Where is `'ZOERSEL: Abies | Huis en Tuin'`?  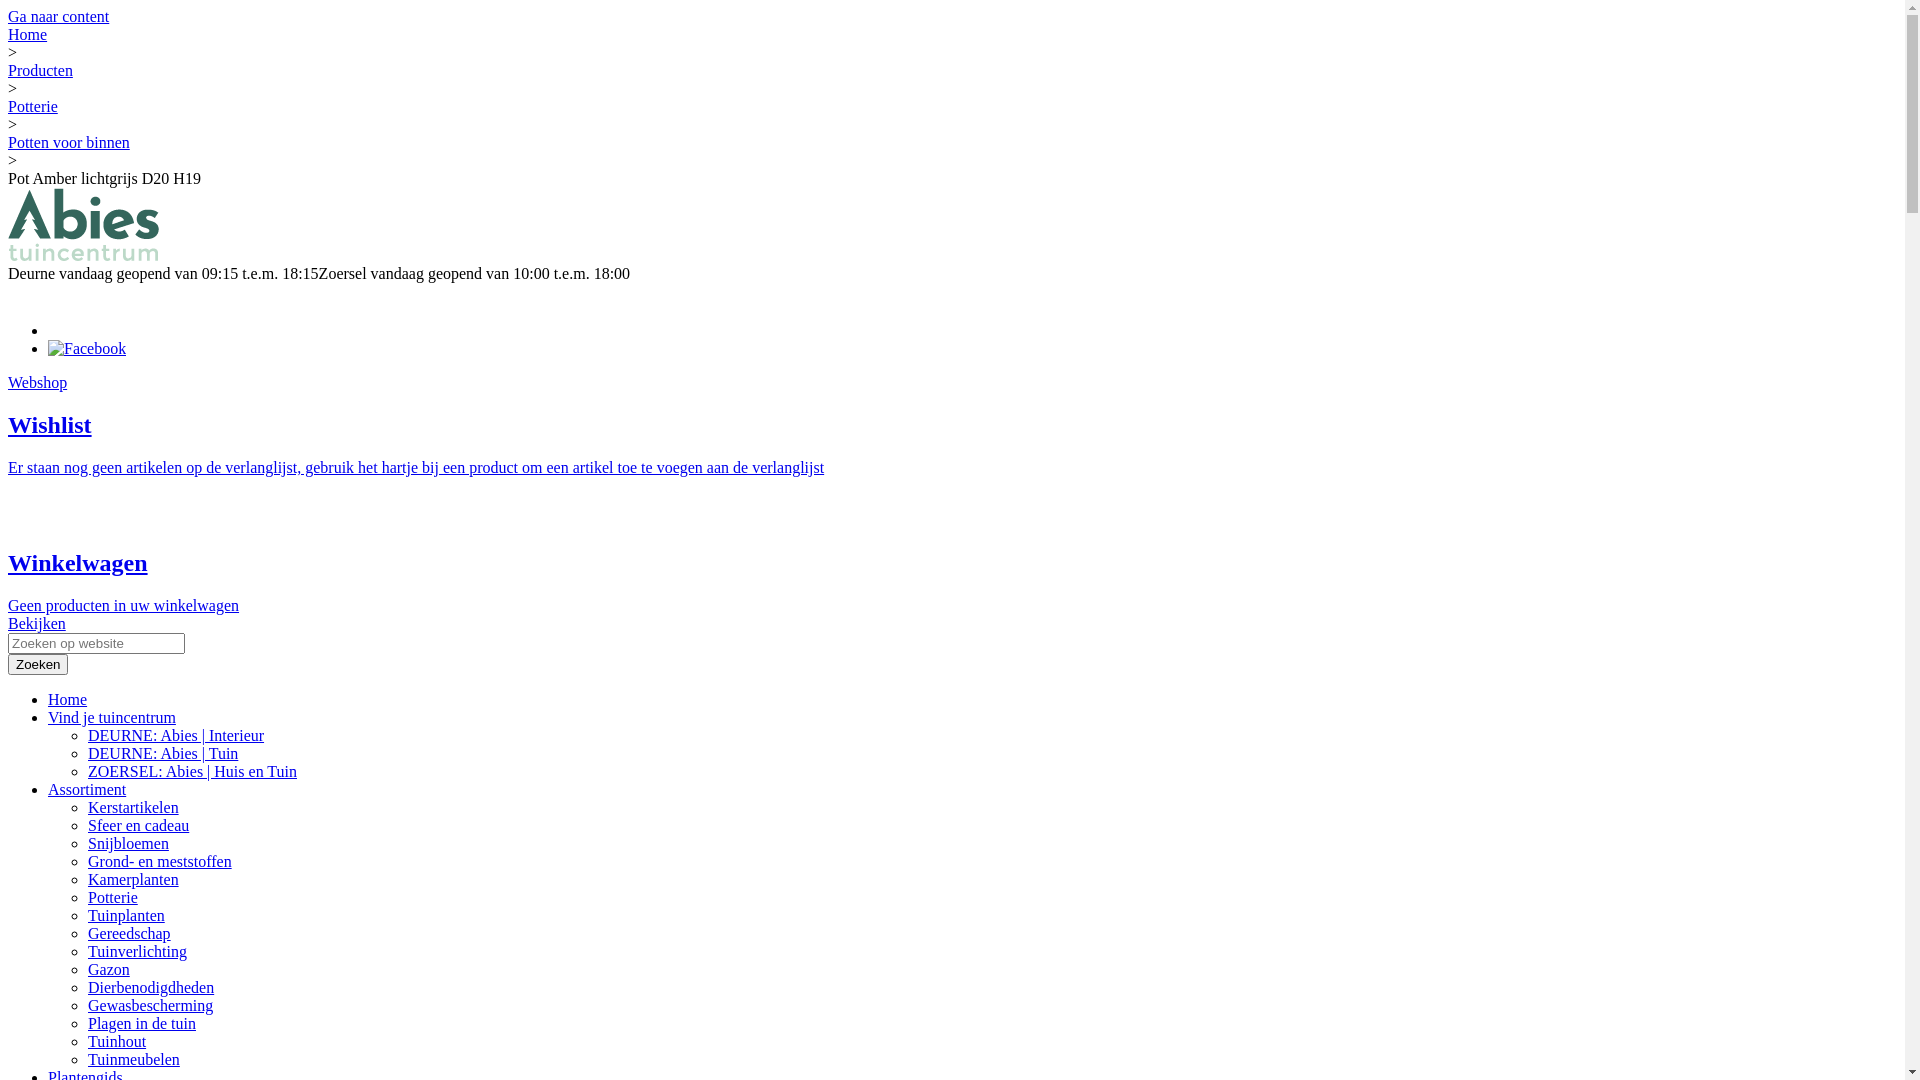 'ZOERSEL: Abies | Huis en Tuin' is located at coordinates (192, 770).